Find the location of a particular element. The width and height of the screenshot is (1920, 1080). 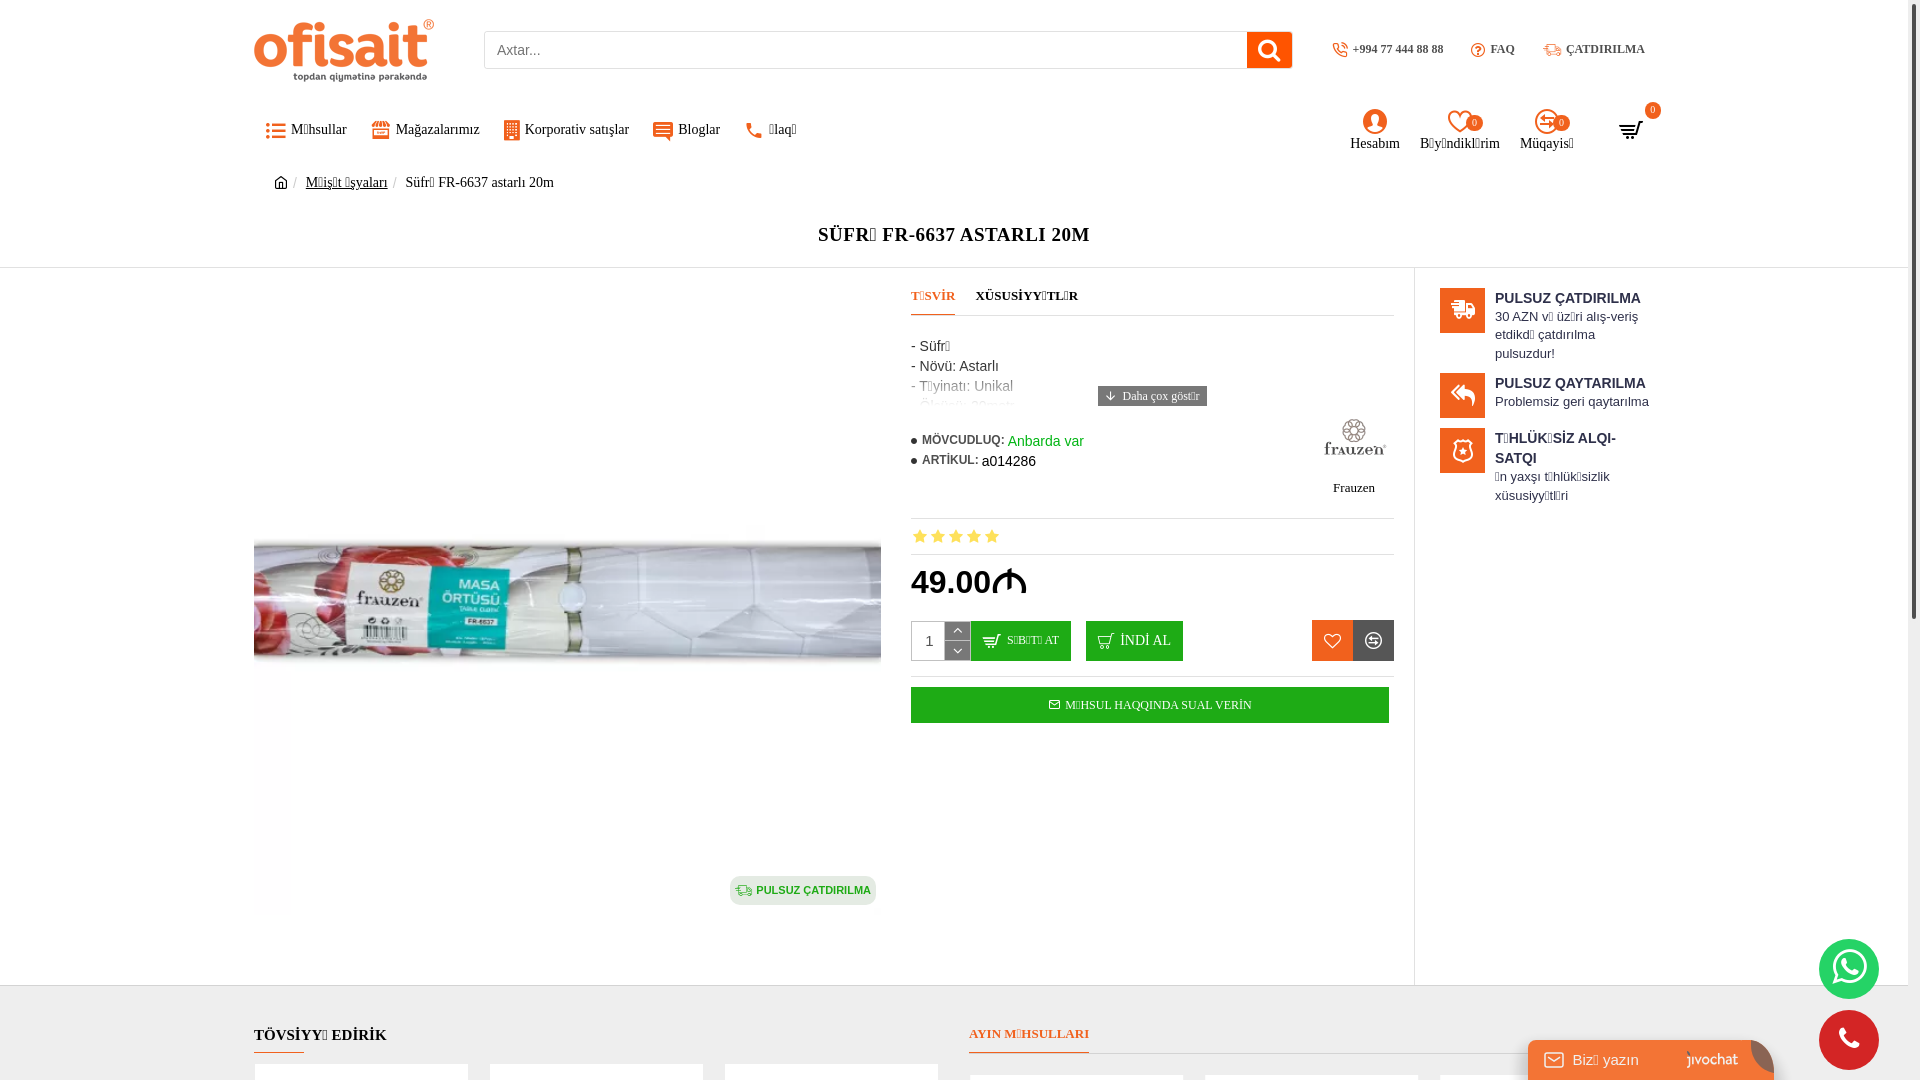

'+994 77 444 88 88' is located at coordinates (1323, 48).